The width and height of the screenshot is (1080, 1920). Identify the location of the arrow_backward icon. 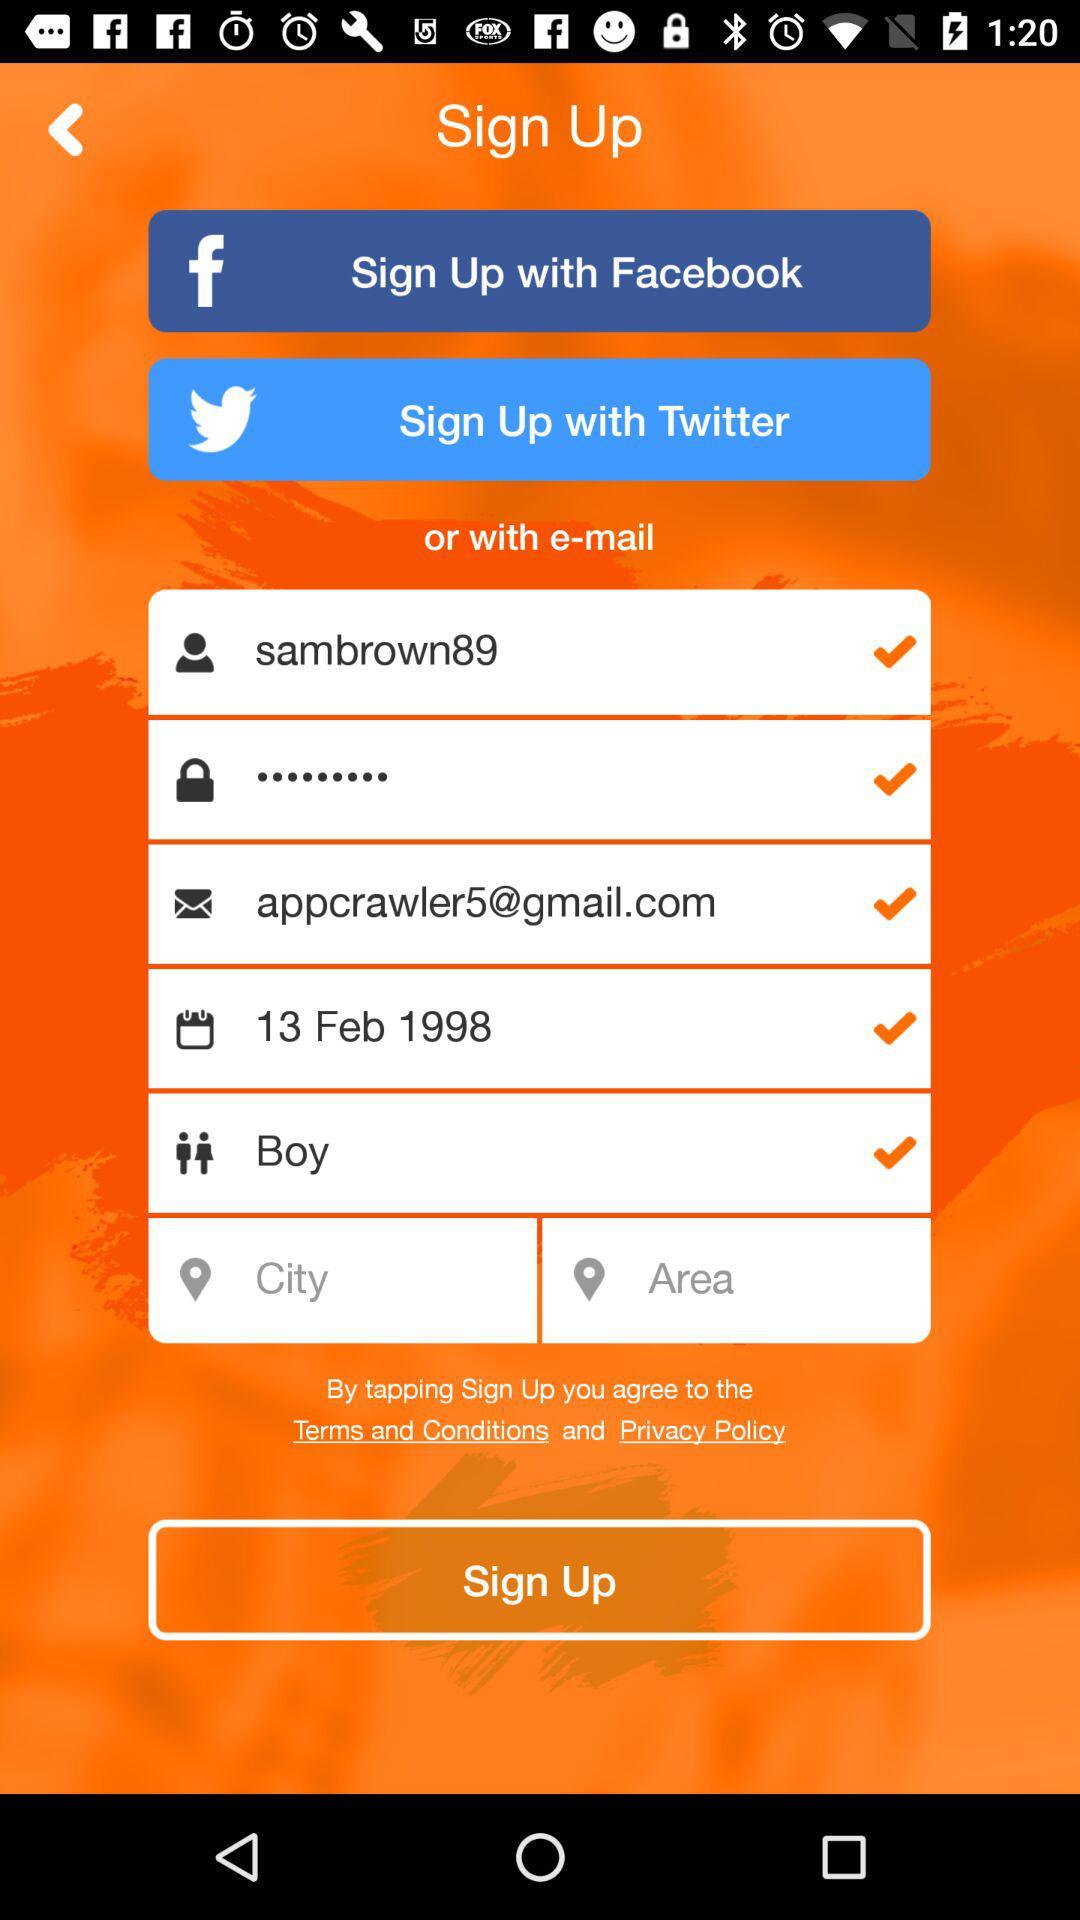
(65, 128).